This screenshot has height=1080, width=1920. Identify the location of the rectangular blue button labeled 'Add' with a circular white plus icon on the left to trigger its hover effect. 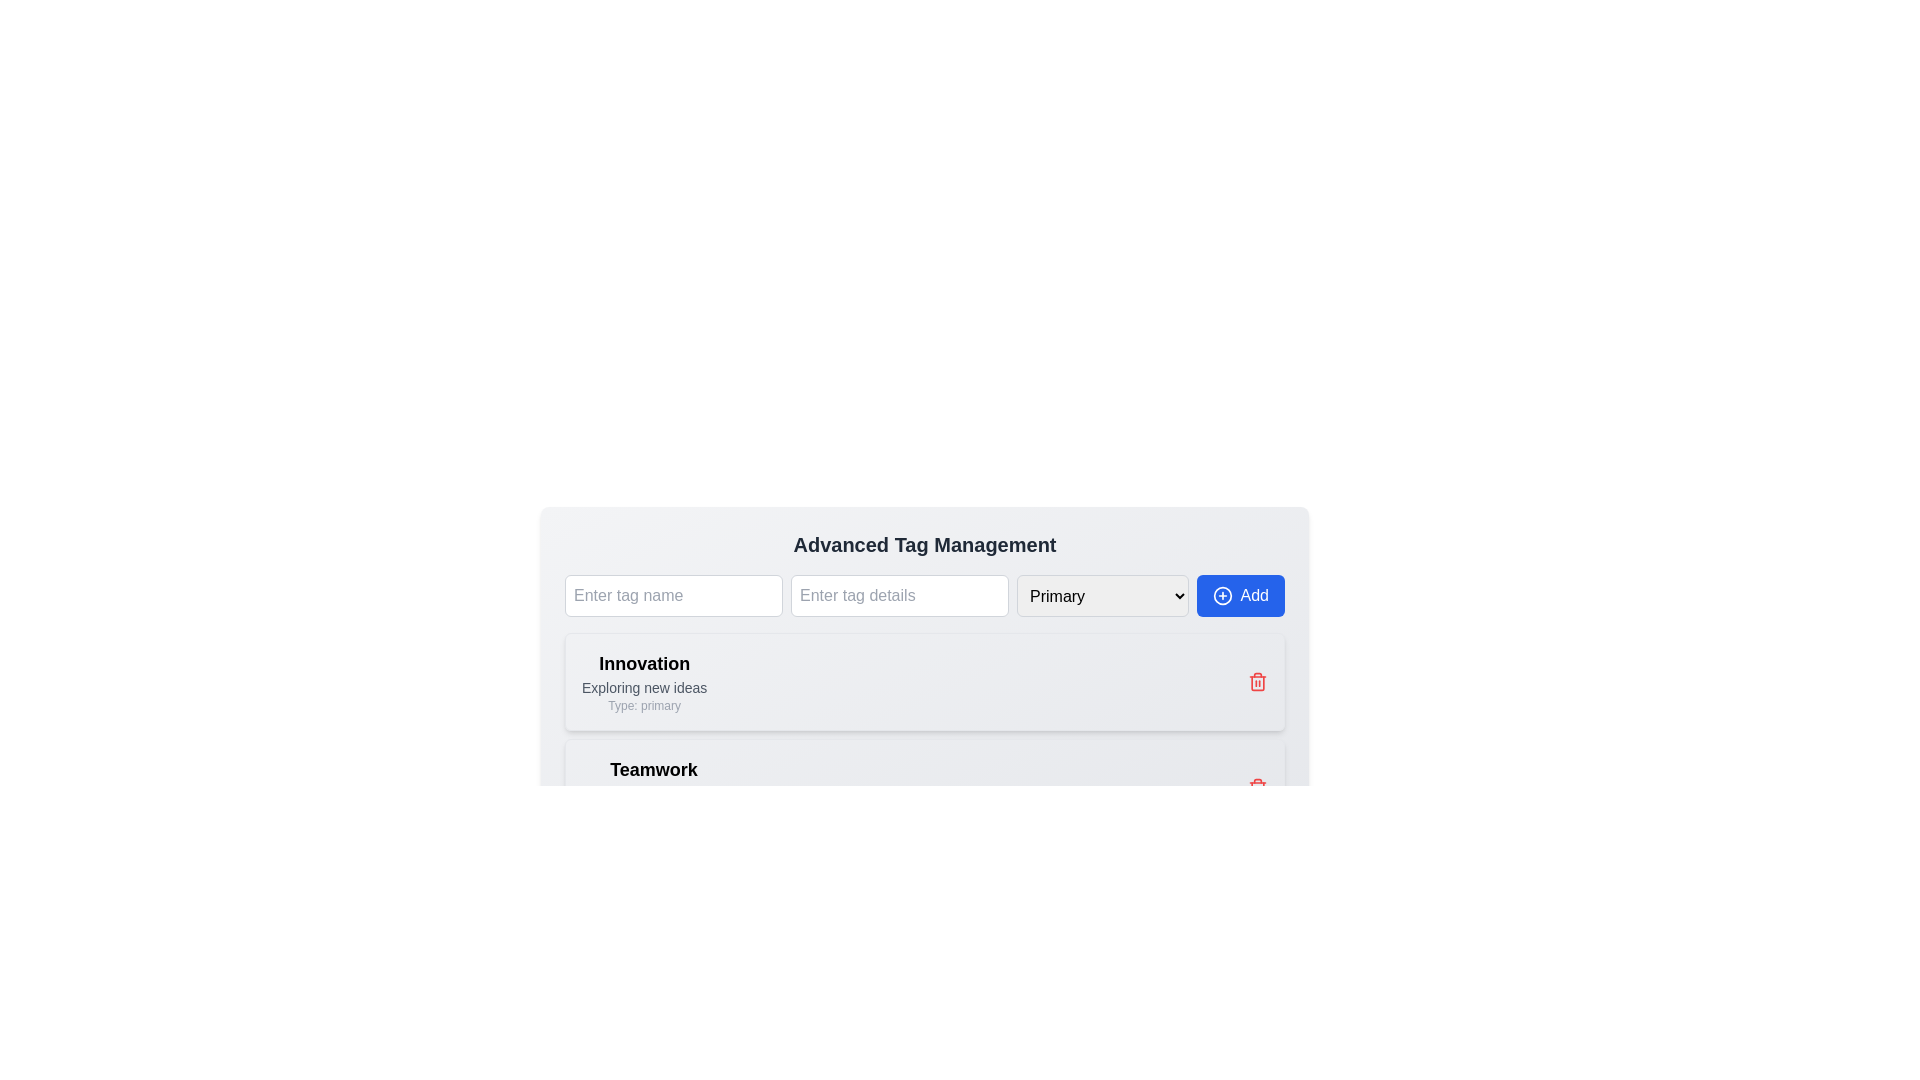
(1239, 595).